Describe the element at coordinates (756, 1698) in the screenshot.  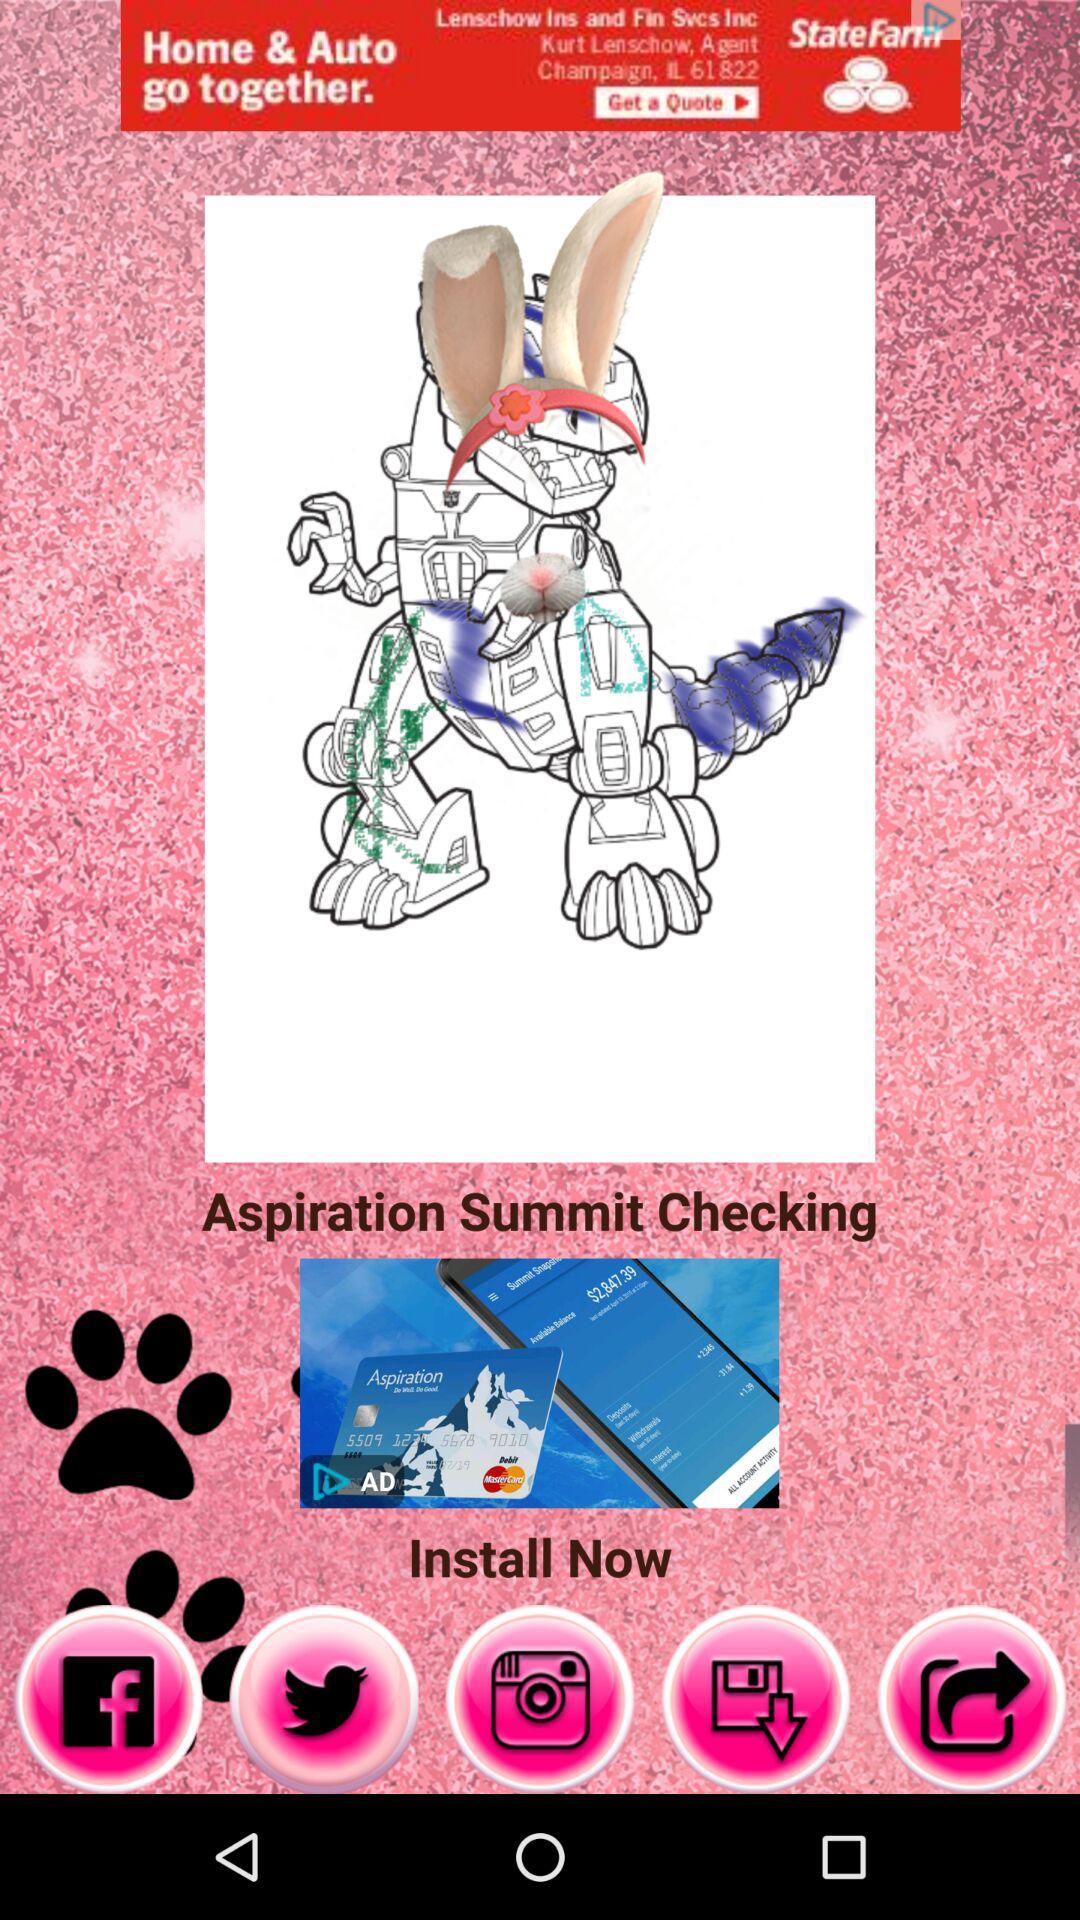
I see `down the mail box option` at that location.